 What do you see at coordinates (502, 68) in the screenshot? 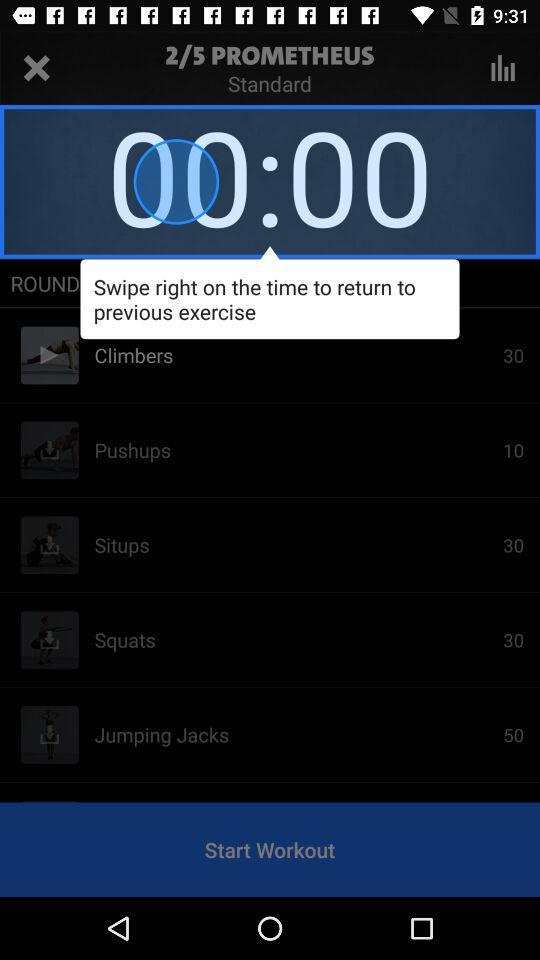
I see `the sliders icon` at bounding box center [502, 68].